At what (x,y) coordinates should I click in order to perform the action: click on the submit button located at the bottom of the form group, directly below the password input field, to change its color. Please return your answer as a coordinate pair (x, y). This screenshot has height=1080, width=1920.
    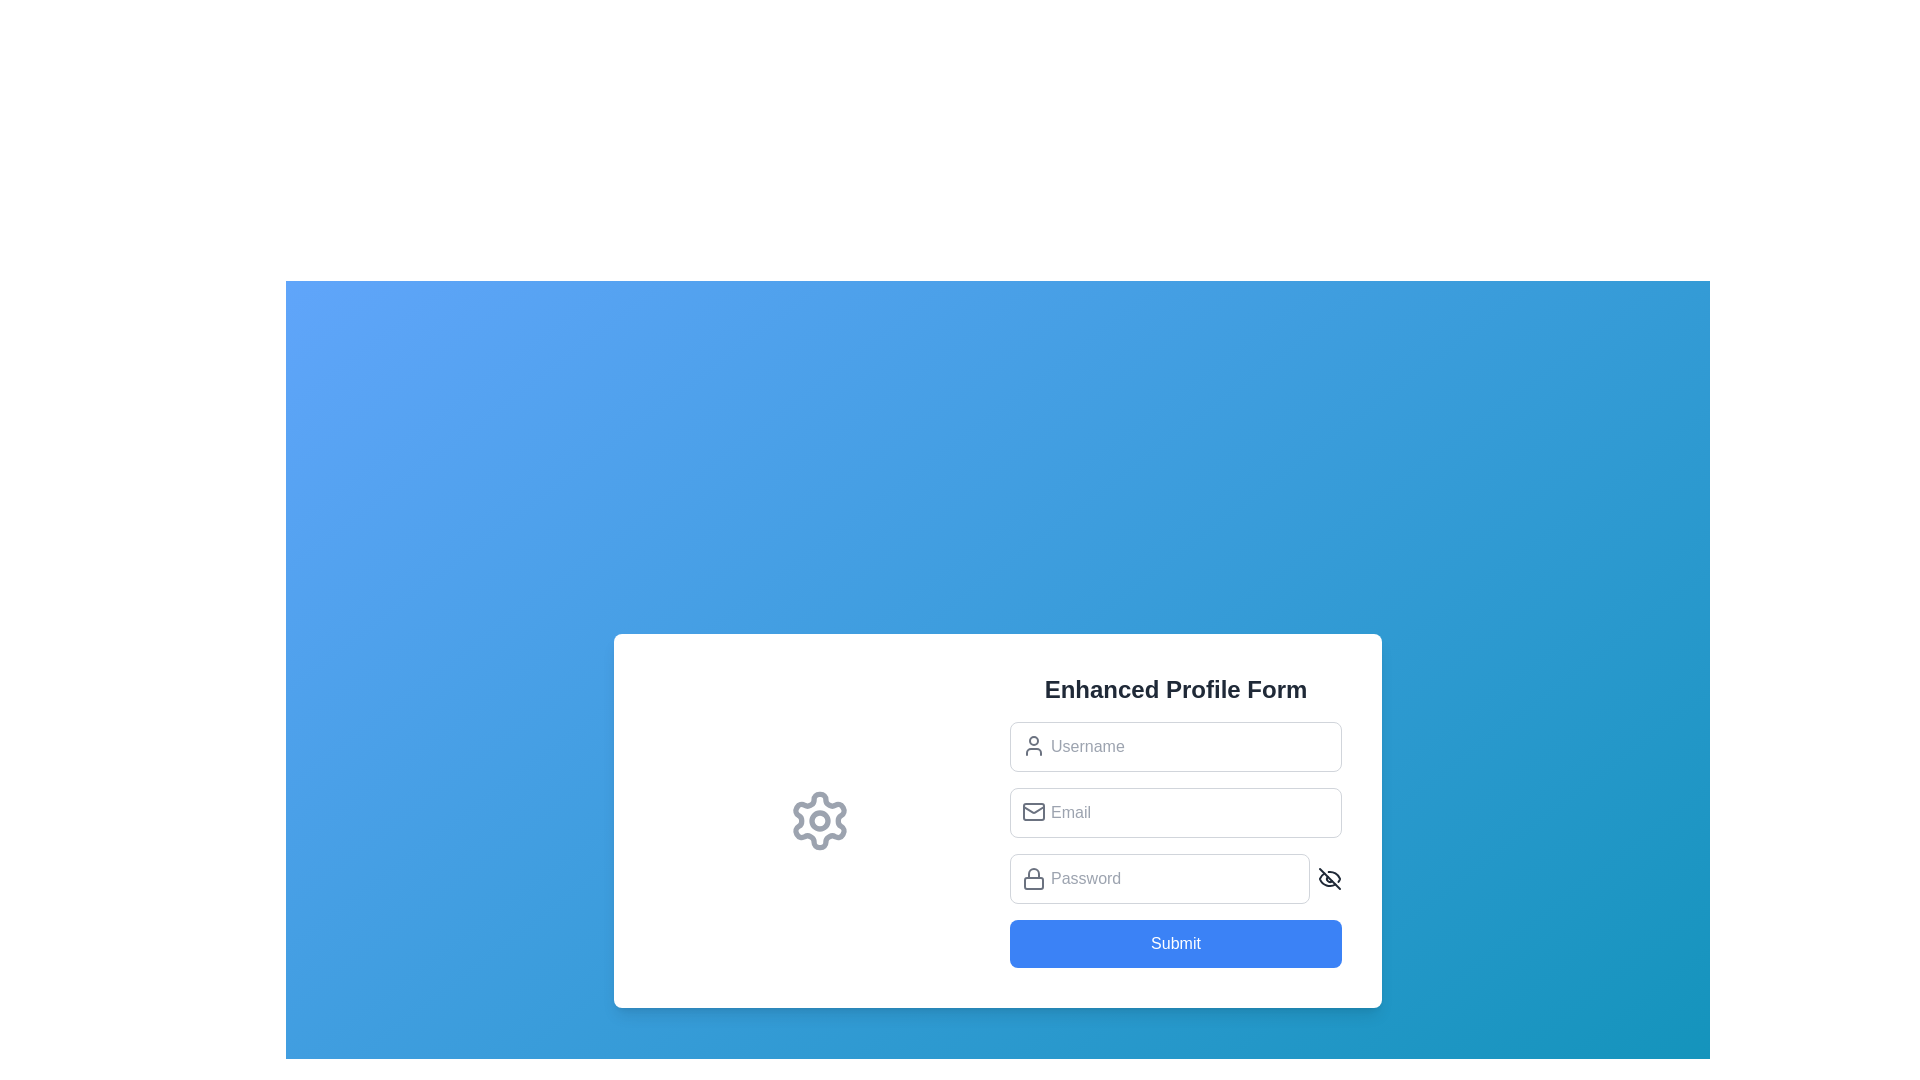
    Looking at the image, I should click on (1176, 944).